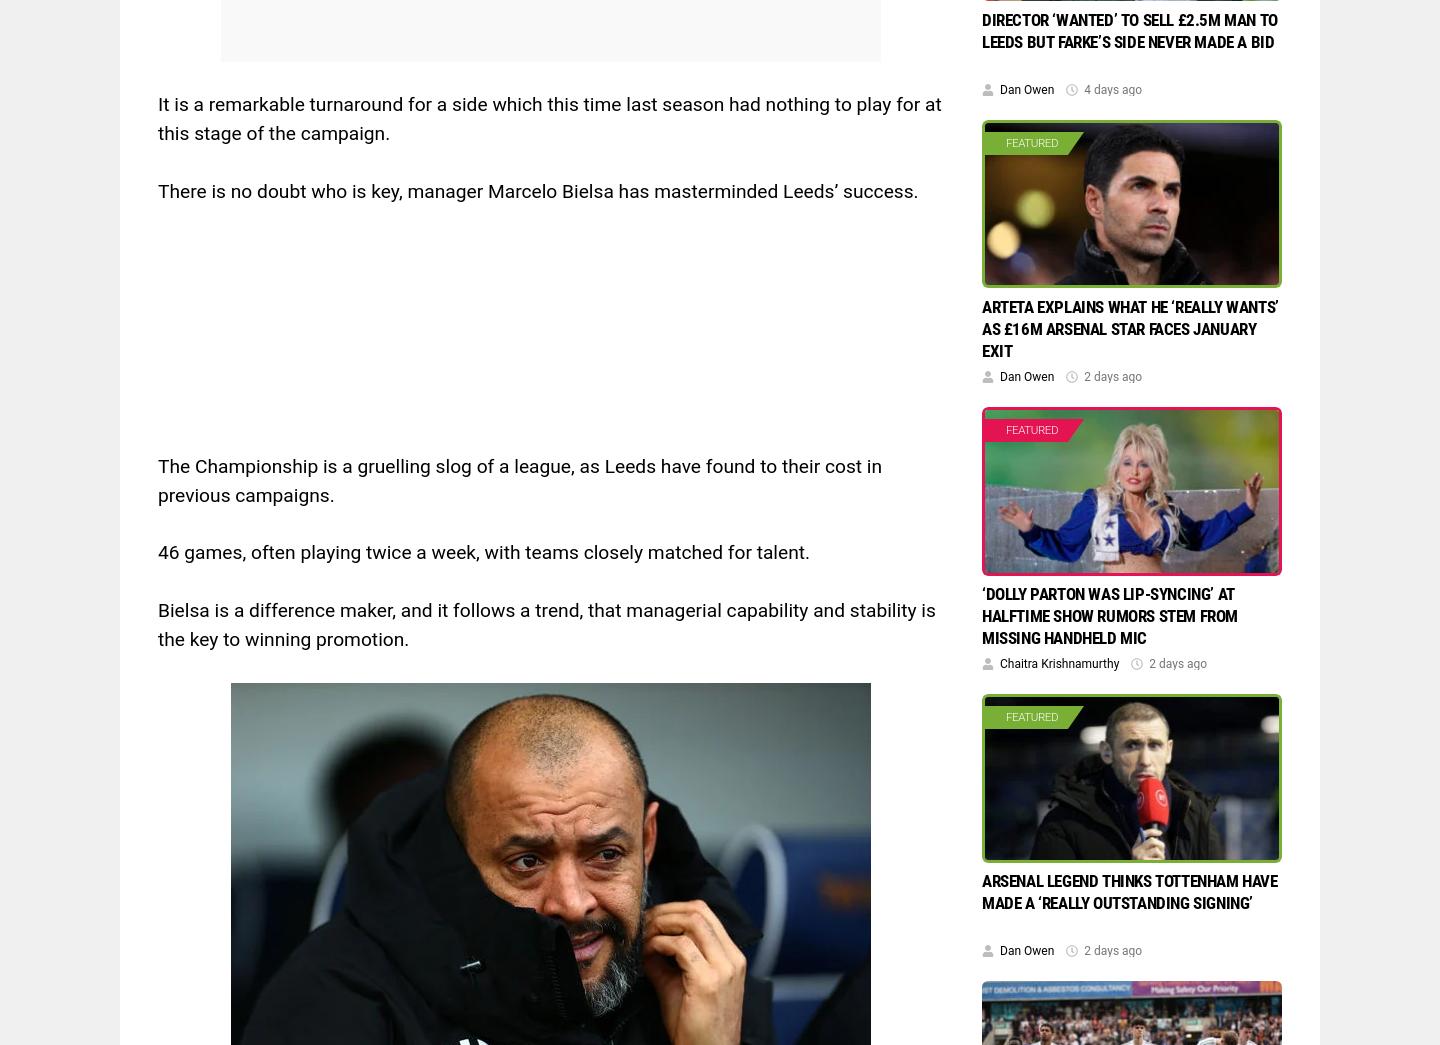  What do you see at coordinates (549, 117) in the screenshot?
I see `'It is a remarkable turnaround for a side which this time last season had nothing to play for at this stage of the campaign.'` at bounding box center [549, 117].